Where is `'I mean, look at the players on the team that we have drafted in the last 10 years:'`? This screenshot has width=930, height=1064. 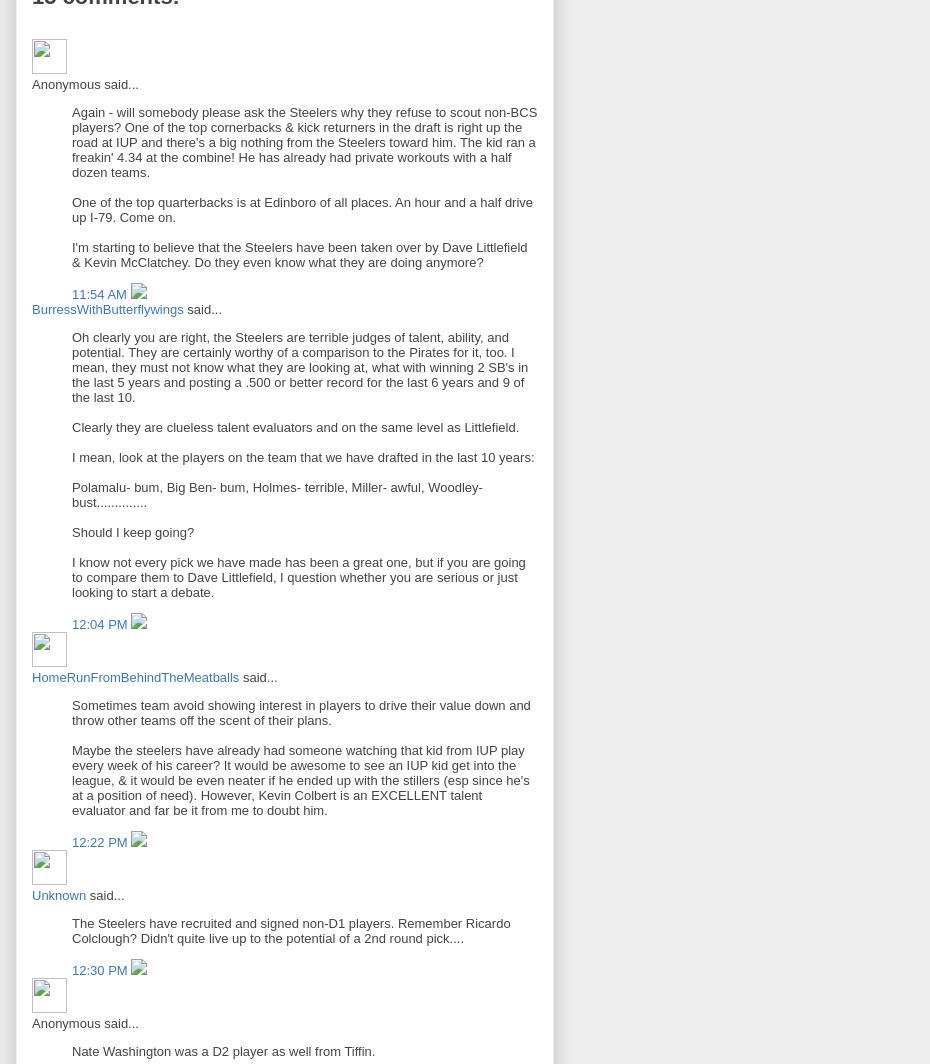 'I mean, look at the players on the team that we have drafted in the last 10 years:' is located at coordinates (302, 457).